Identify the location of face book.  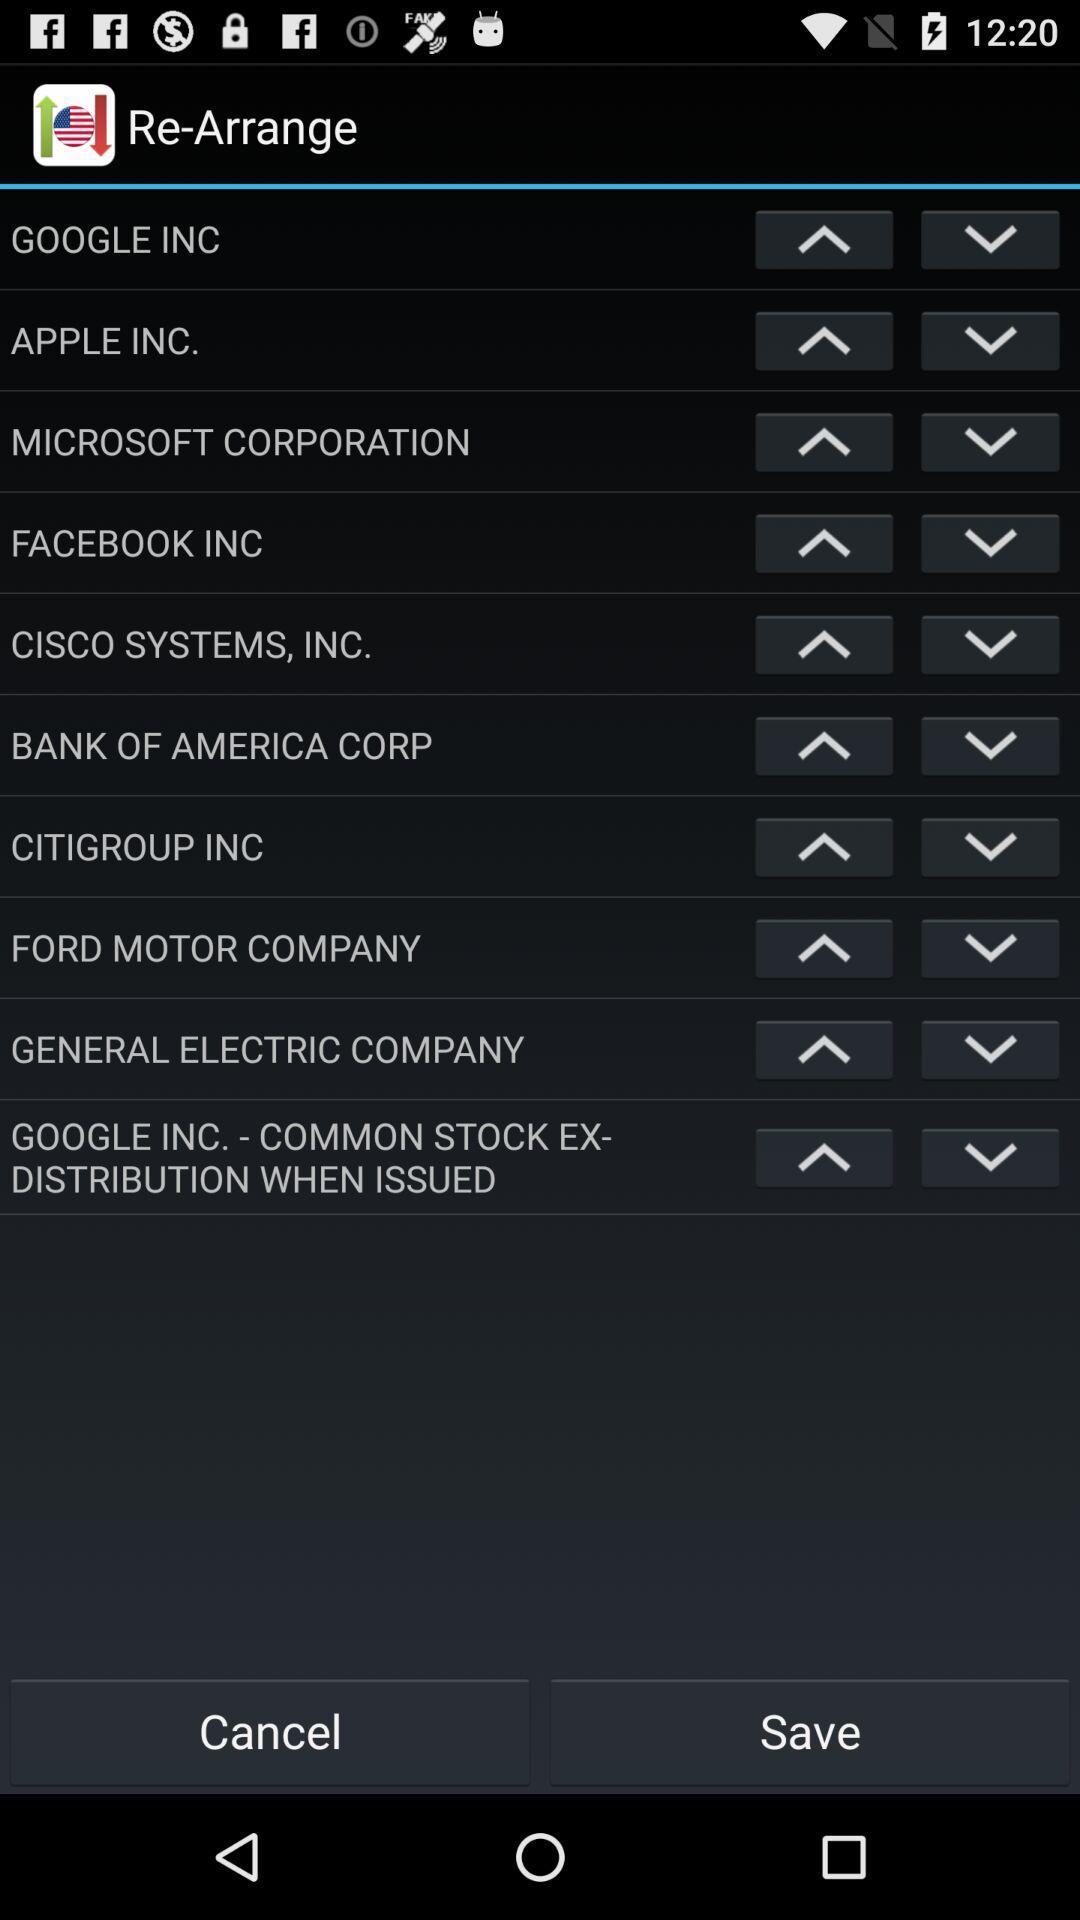
(824, 542).